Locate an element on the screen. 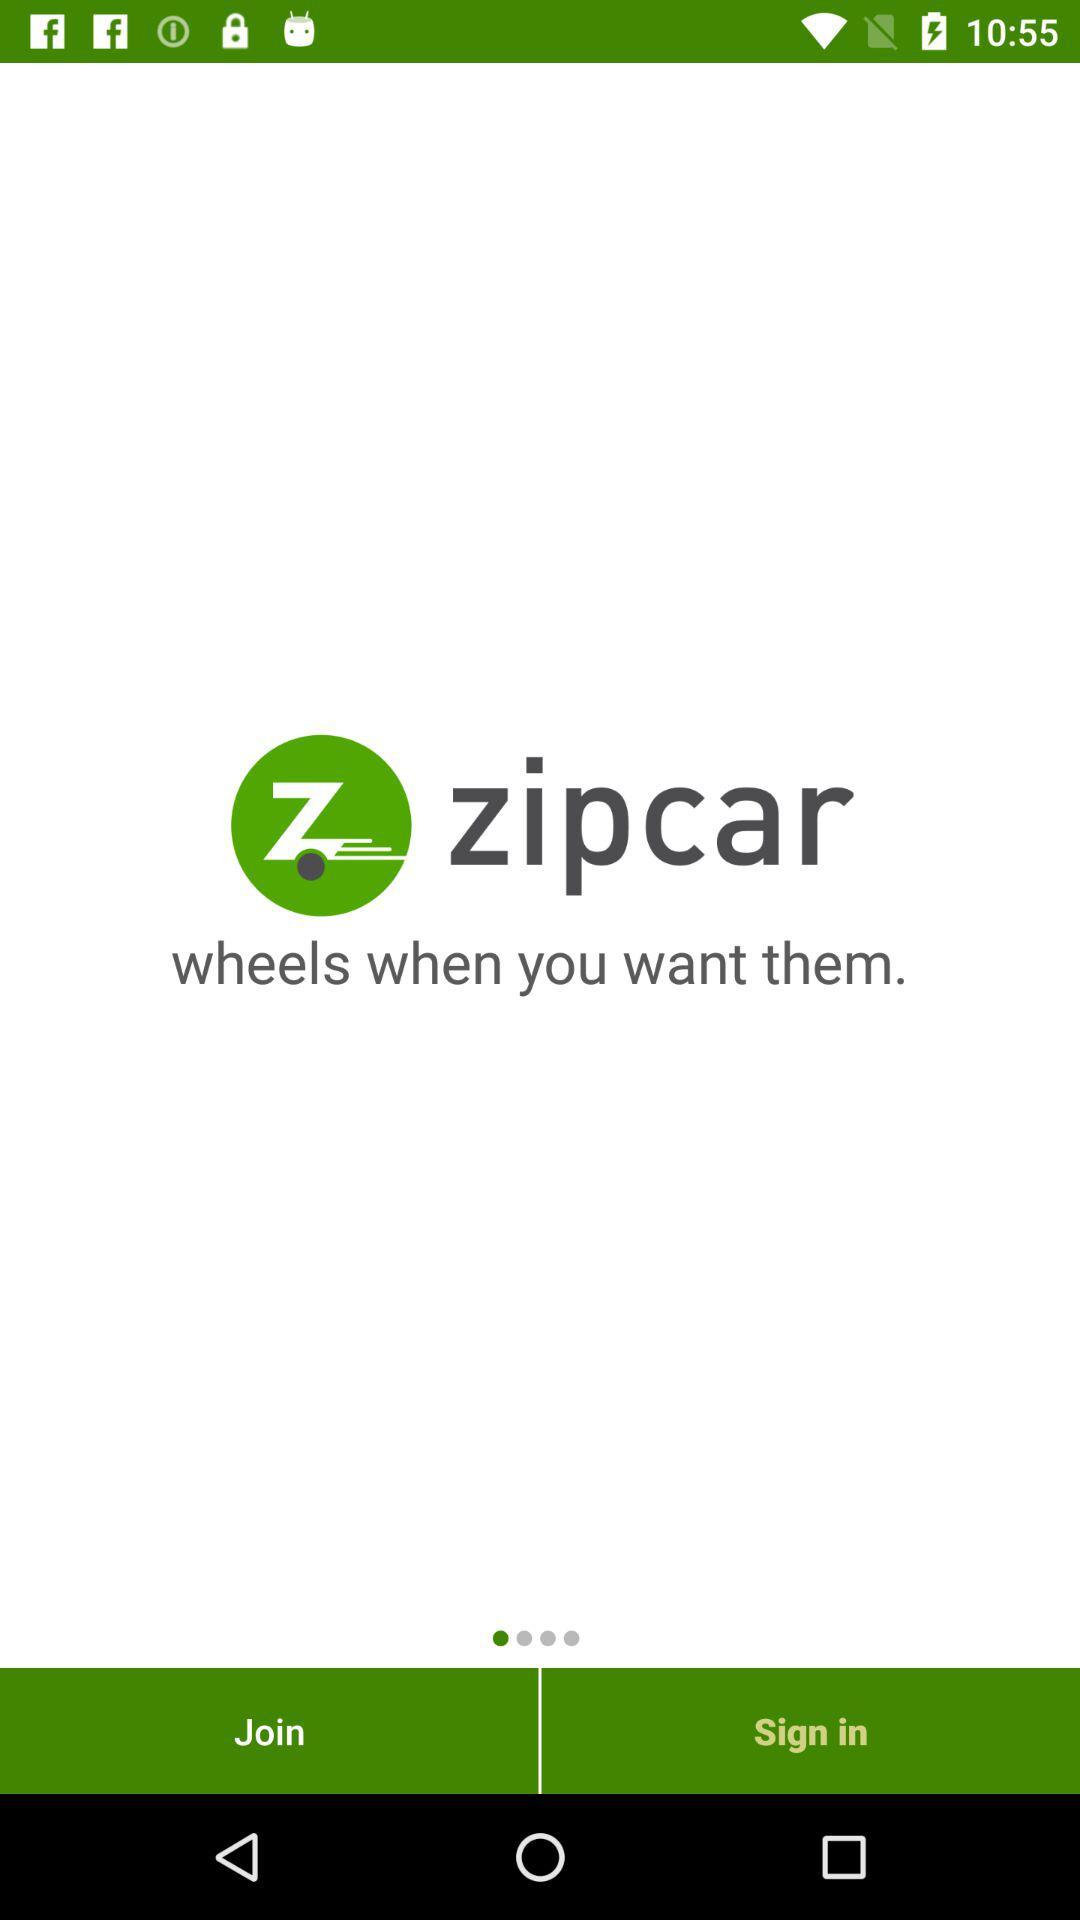  the join icon is located at coordinates (268, 1730).